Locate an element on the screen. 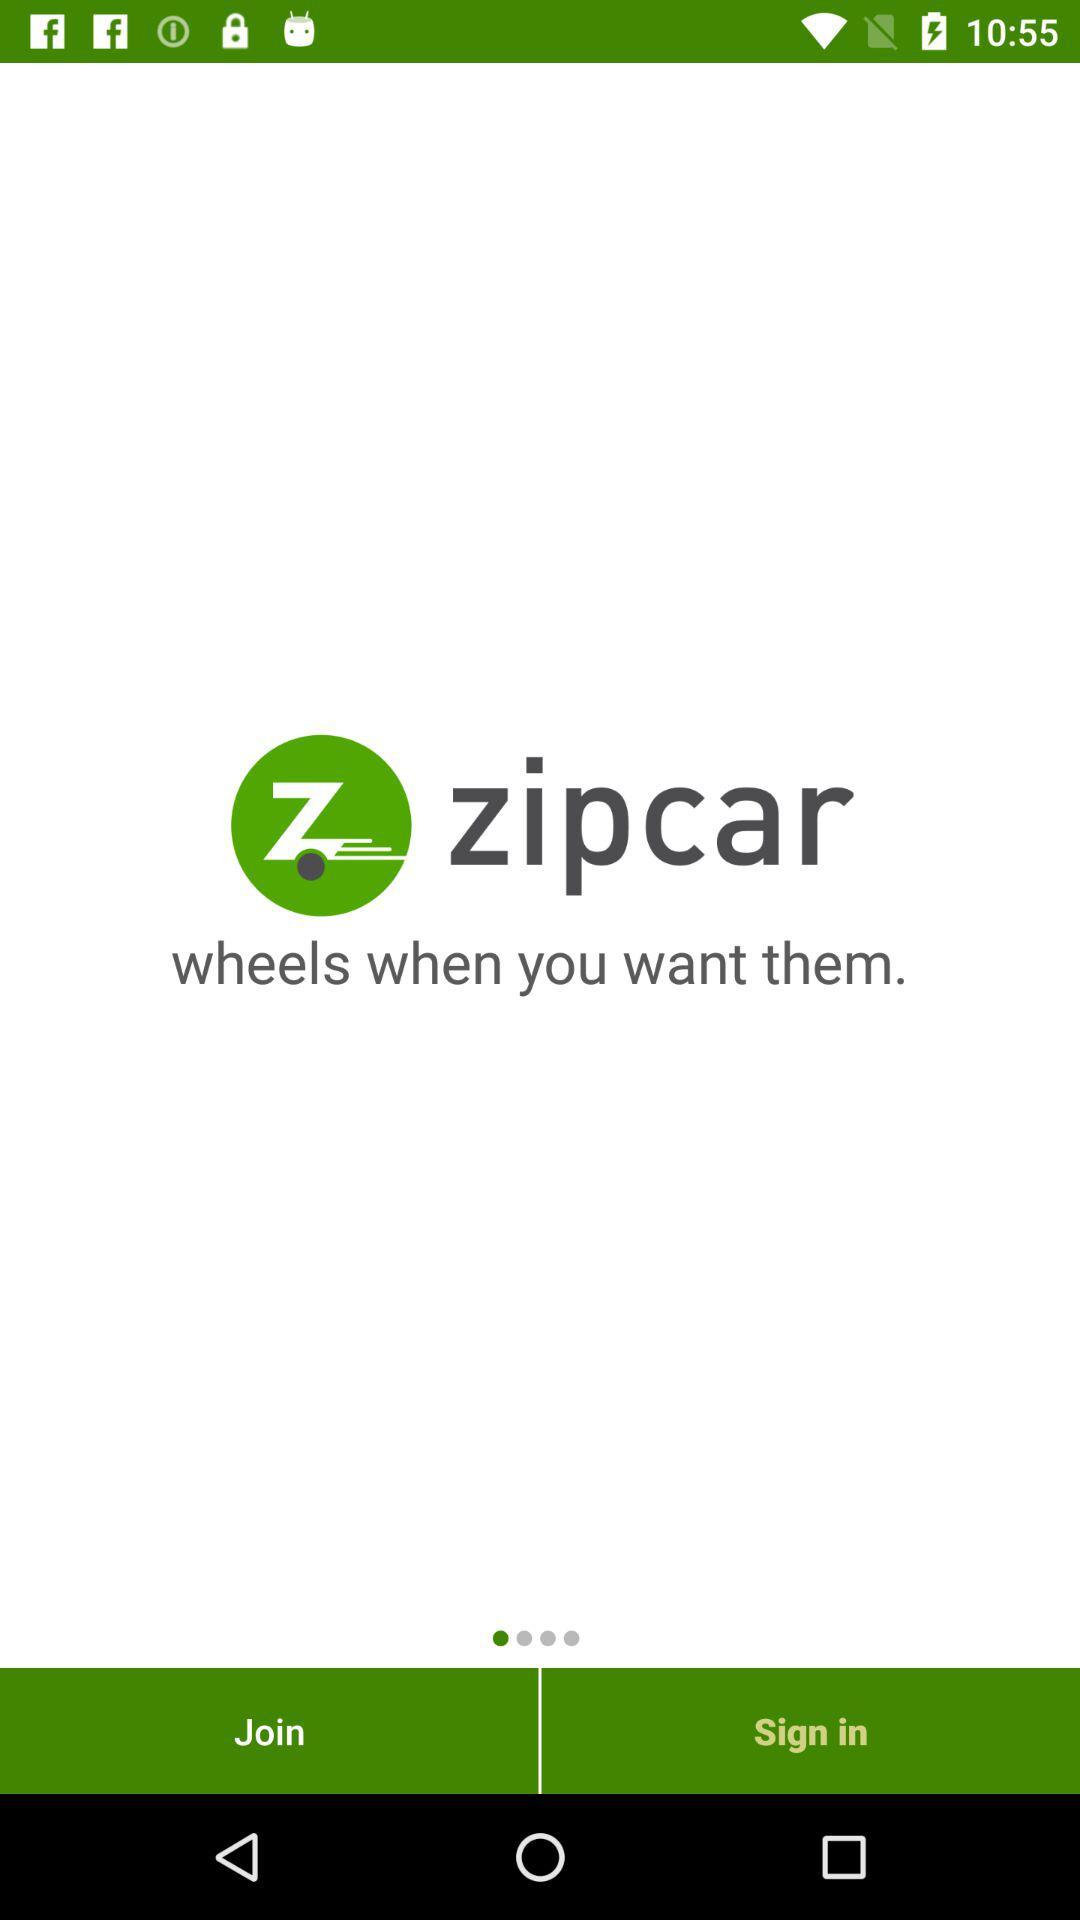  the join icon is located at coordinates (268, 1730).